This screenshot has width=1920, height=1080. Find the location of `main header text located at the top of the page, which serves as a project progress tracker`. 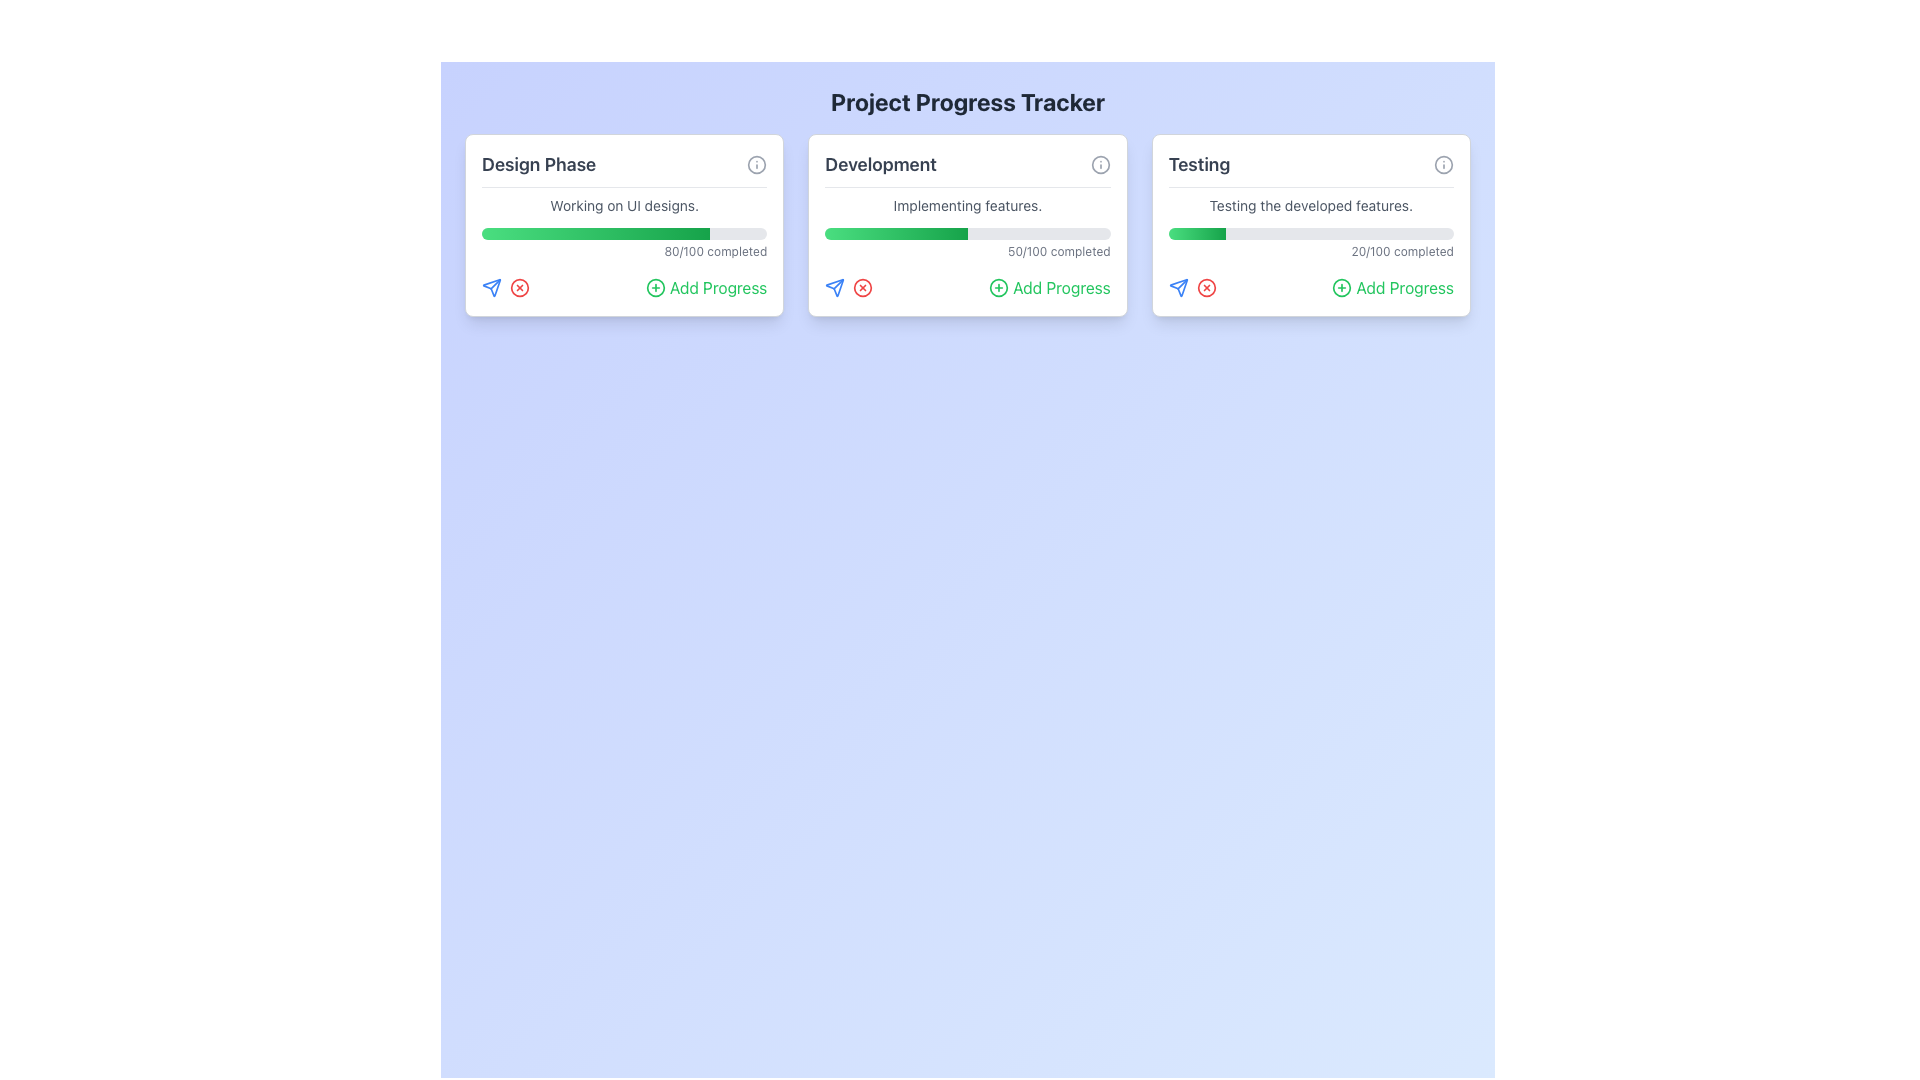

main header text located at the top of the page, which serves as a project progress tracker is located at coordinates (968, 101).